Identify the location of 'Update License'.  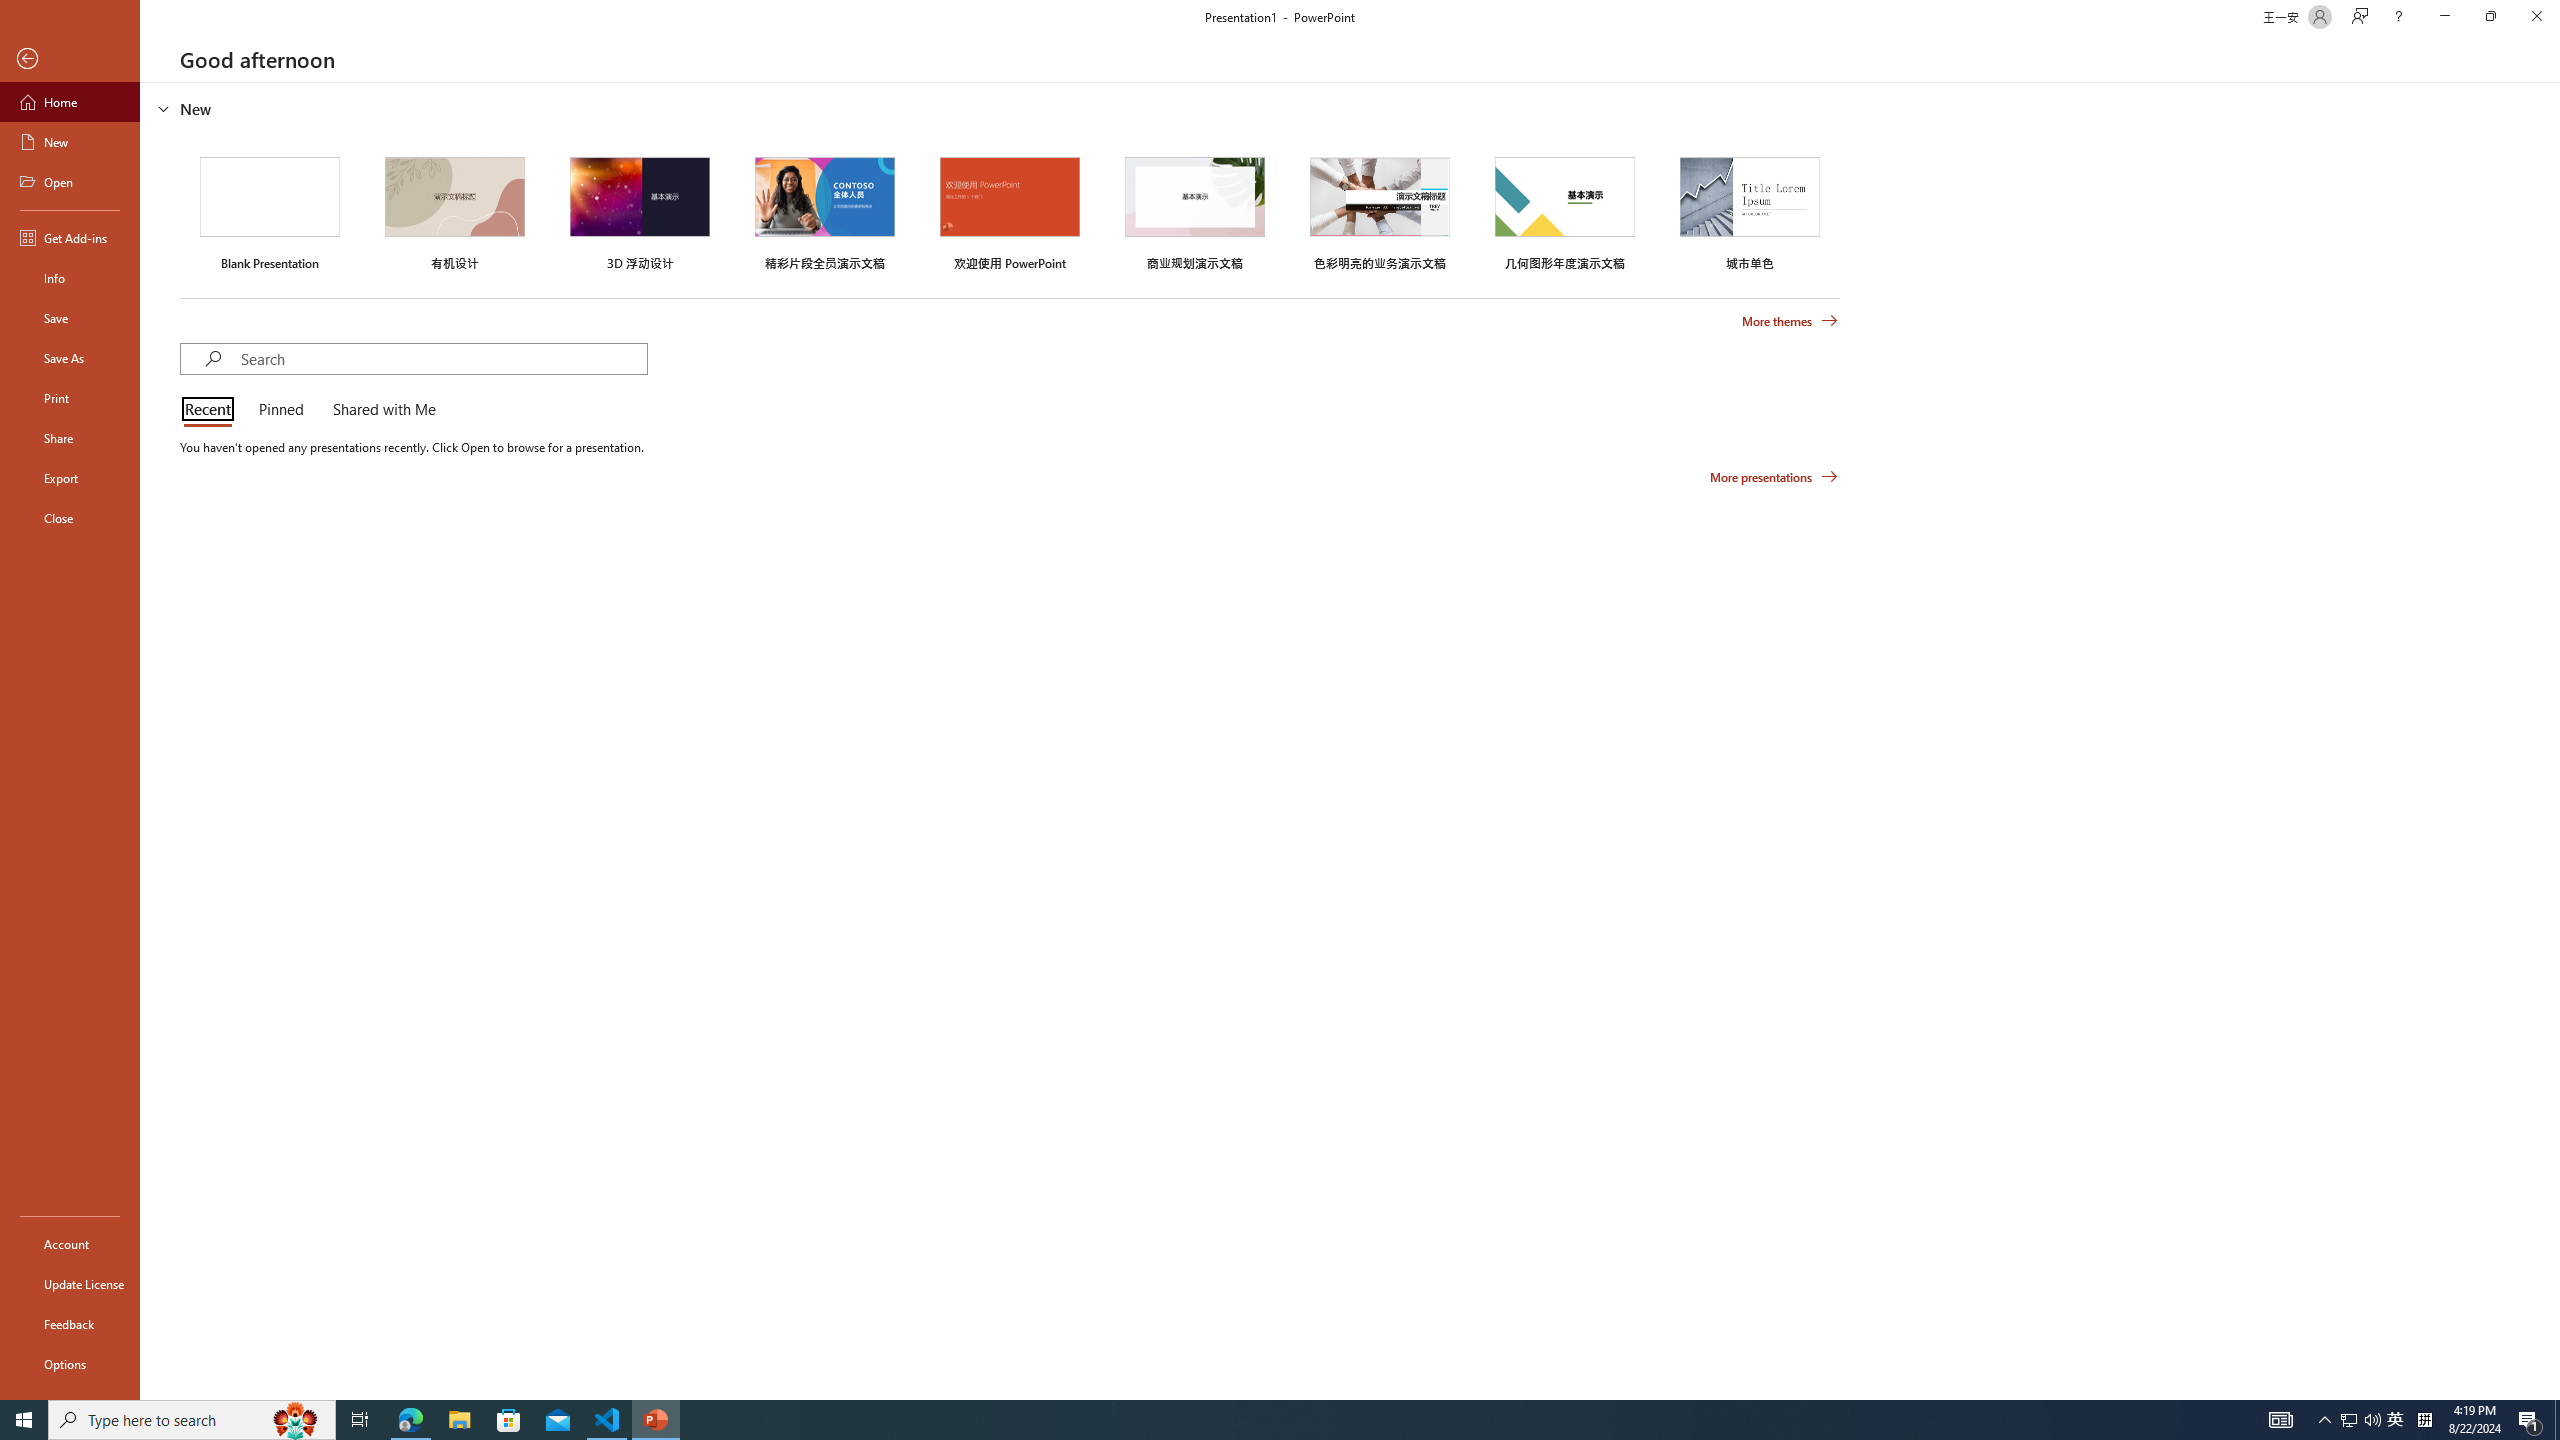
(69, 1283).